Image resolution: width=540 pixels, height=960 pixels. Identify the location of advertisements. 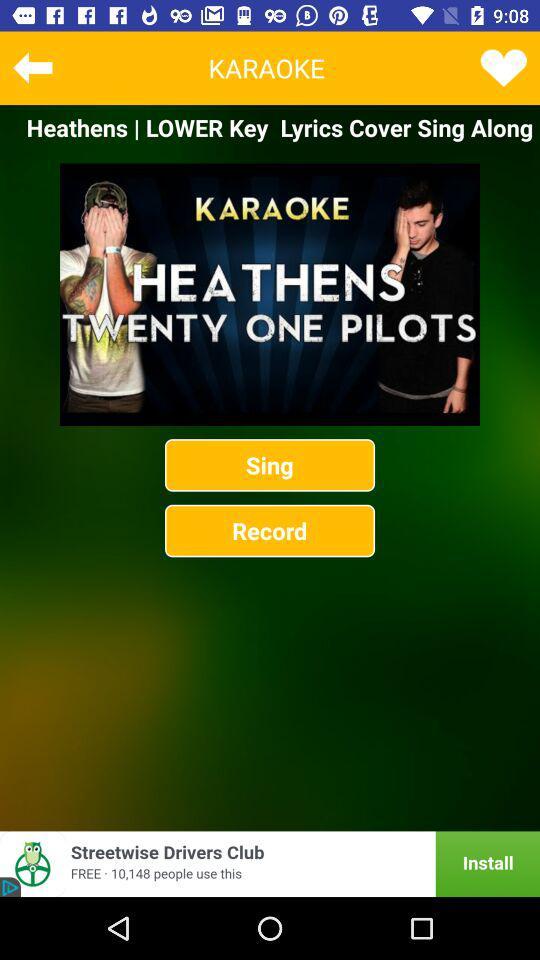
(270, 863).